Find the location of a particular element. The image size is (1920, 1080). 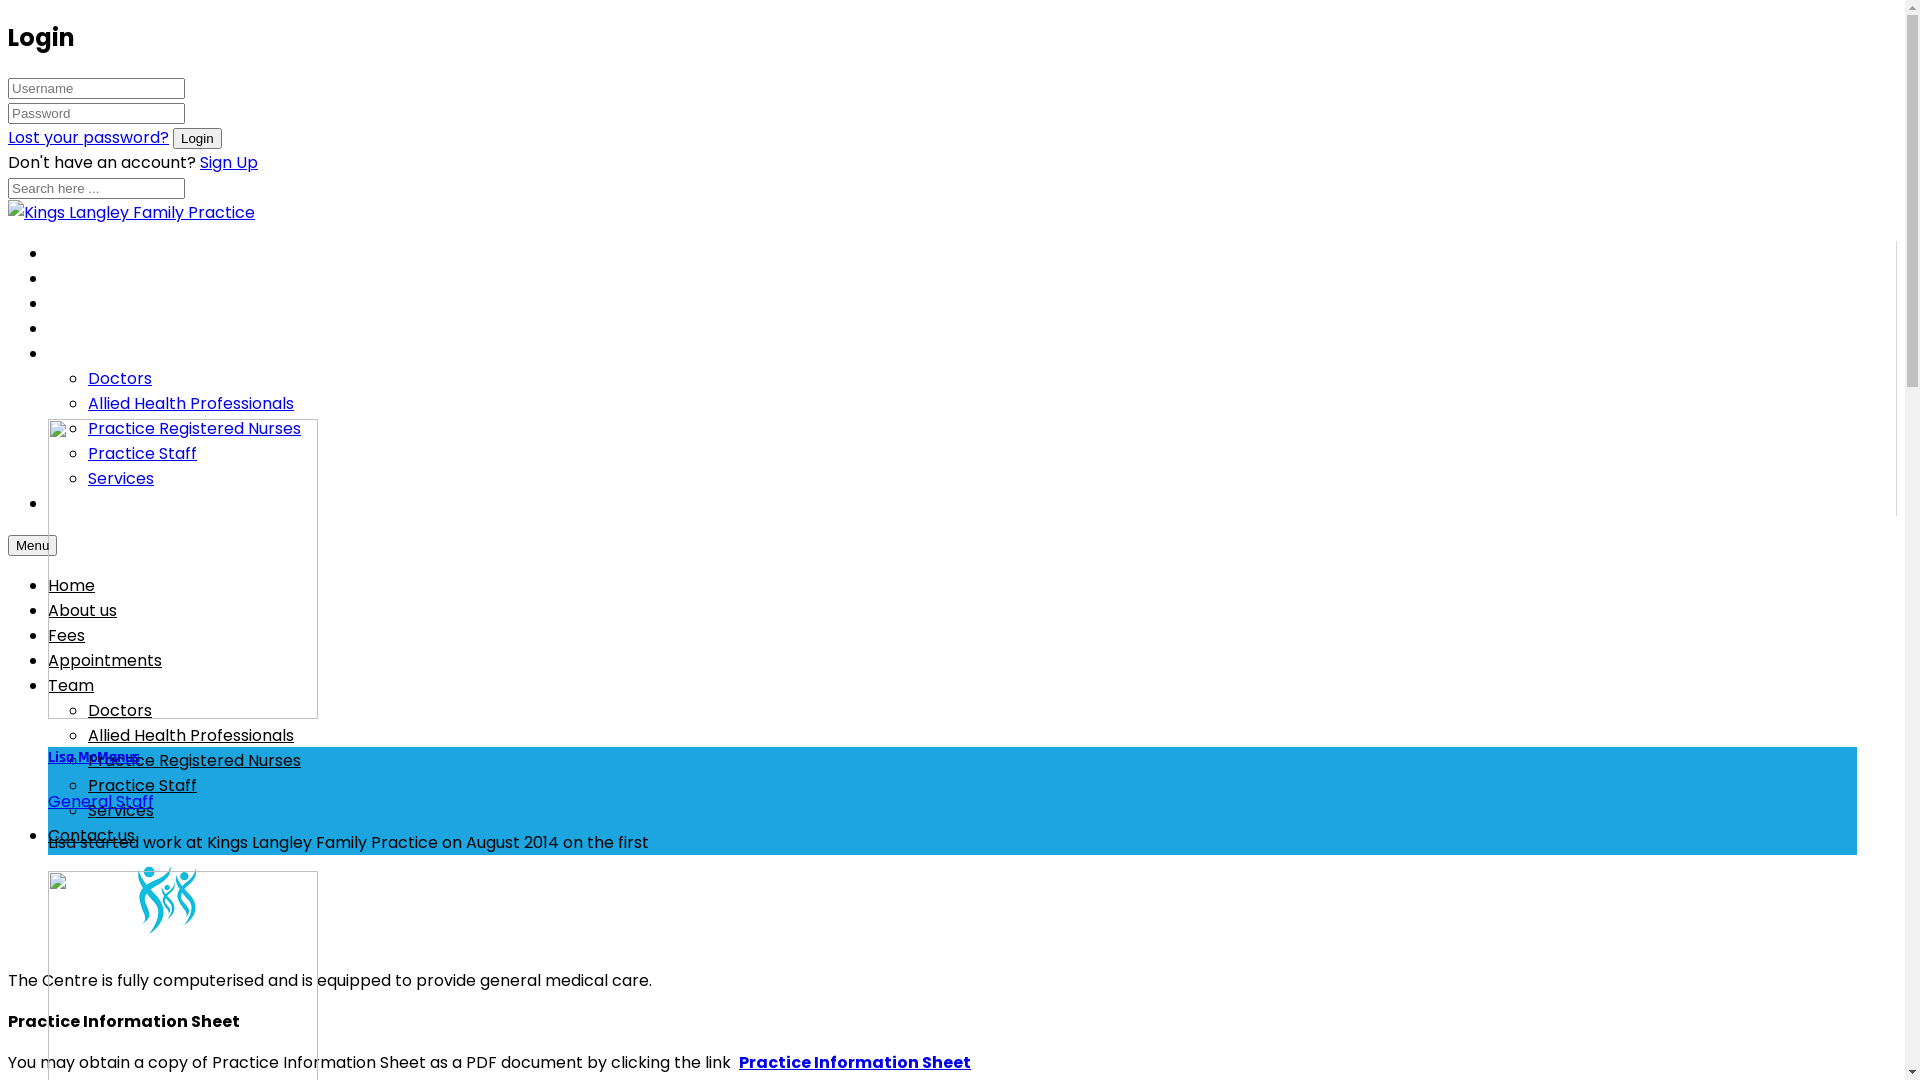

'Login' is located at coordinates (197, 137).